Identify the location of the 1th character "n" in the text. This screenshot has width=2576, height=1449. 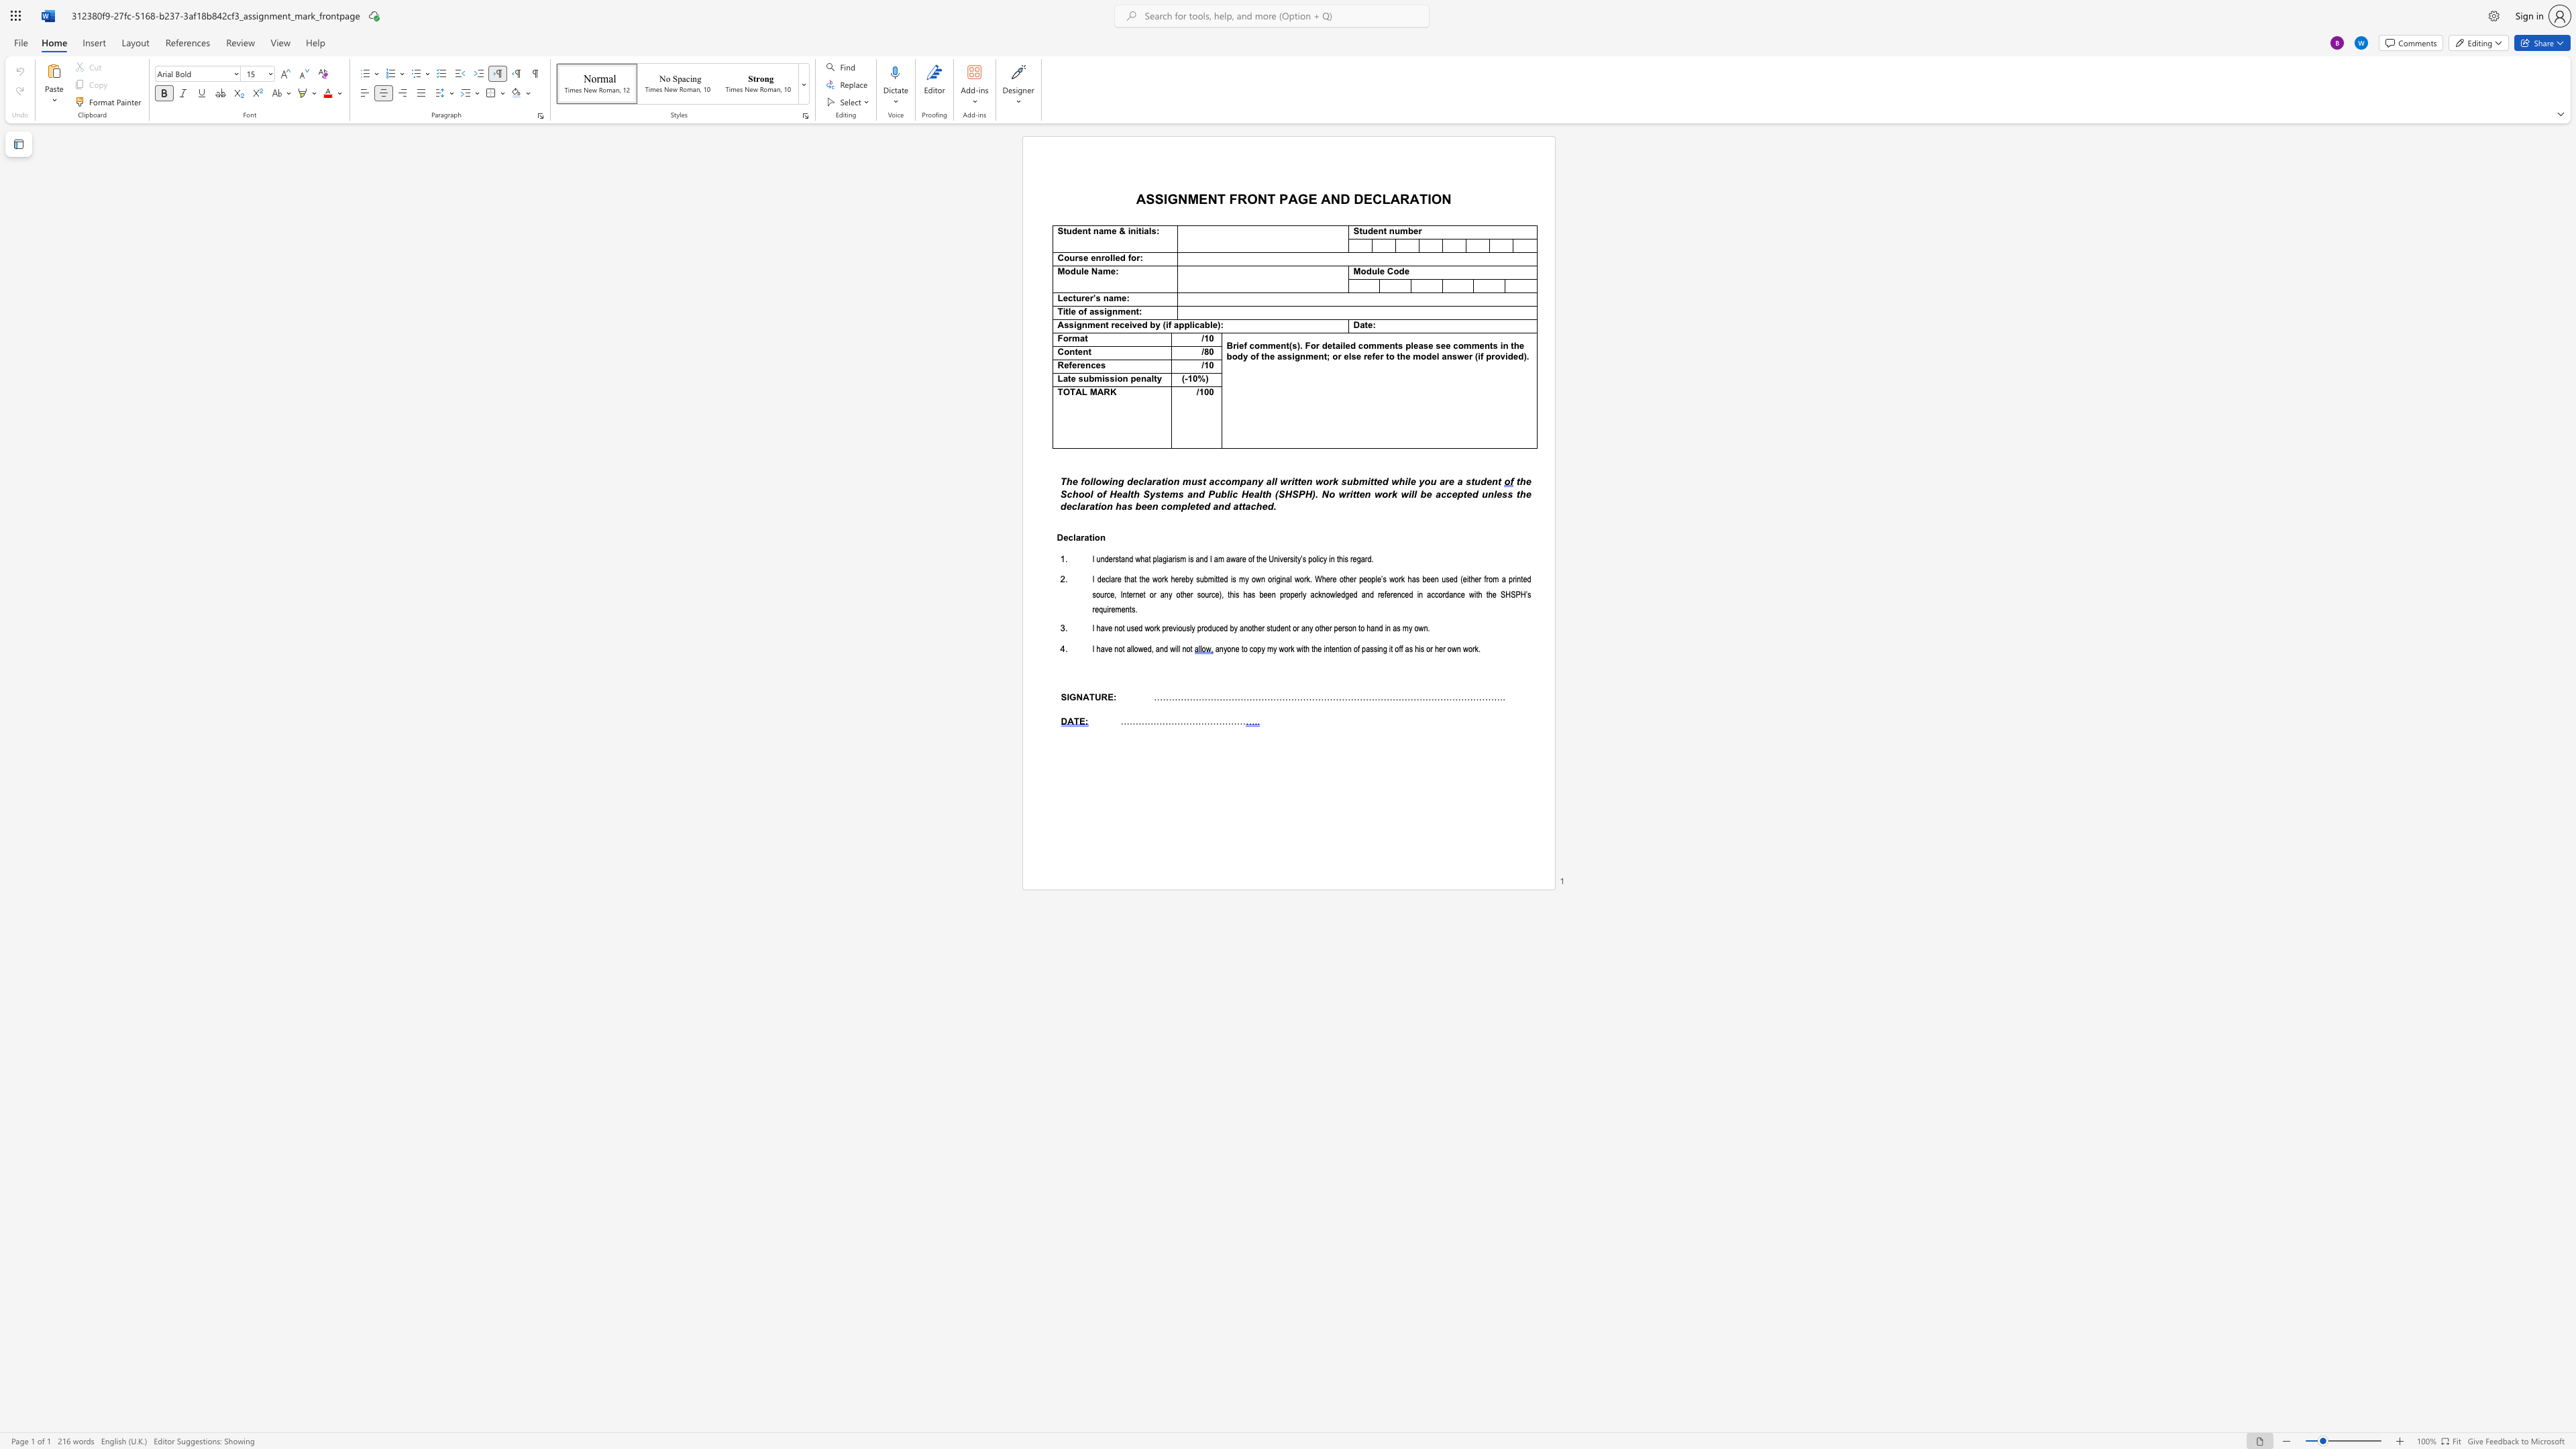
(1380, 230).